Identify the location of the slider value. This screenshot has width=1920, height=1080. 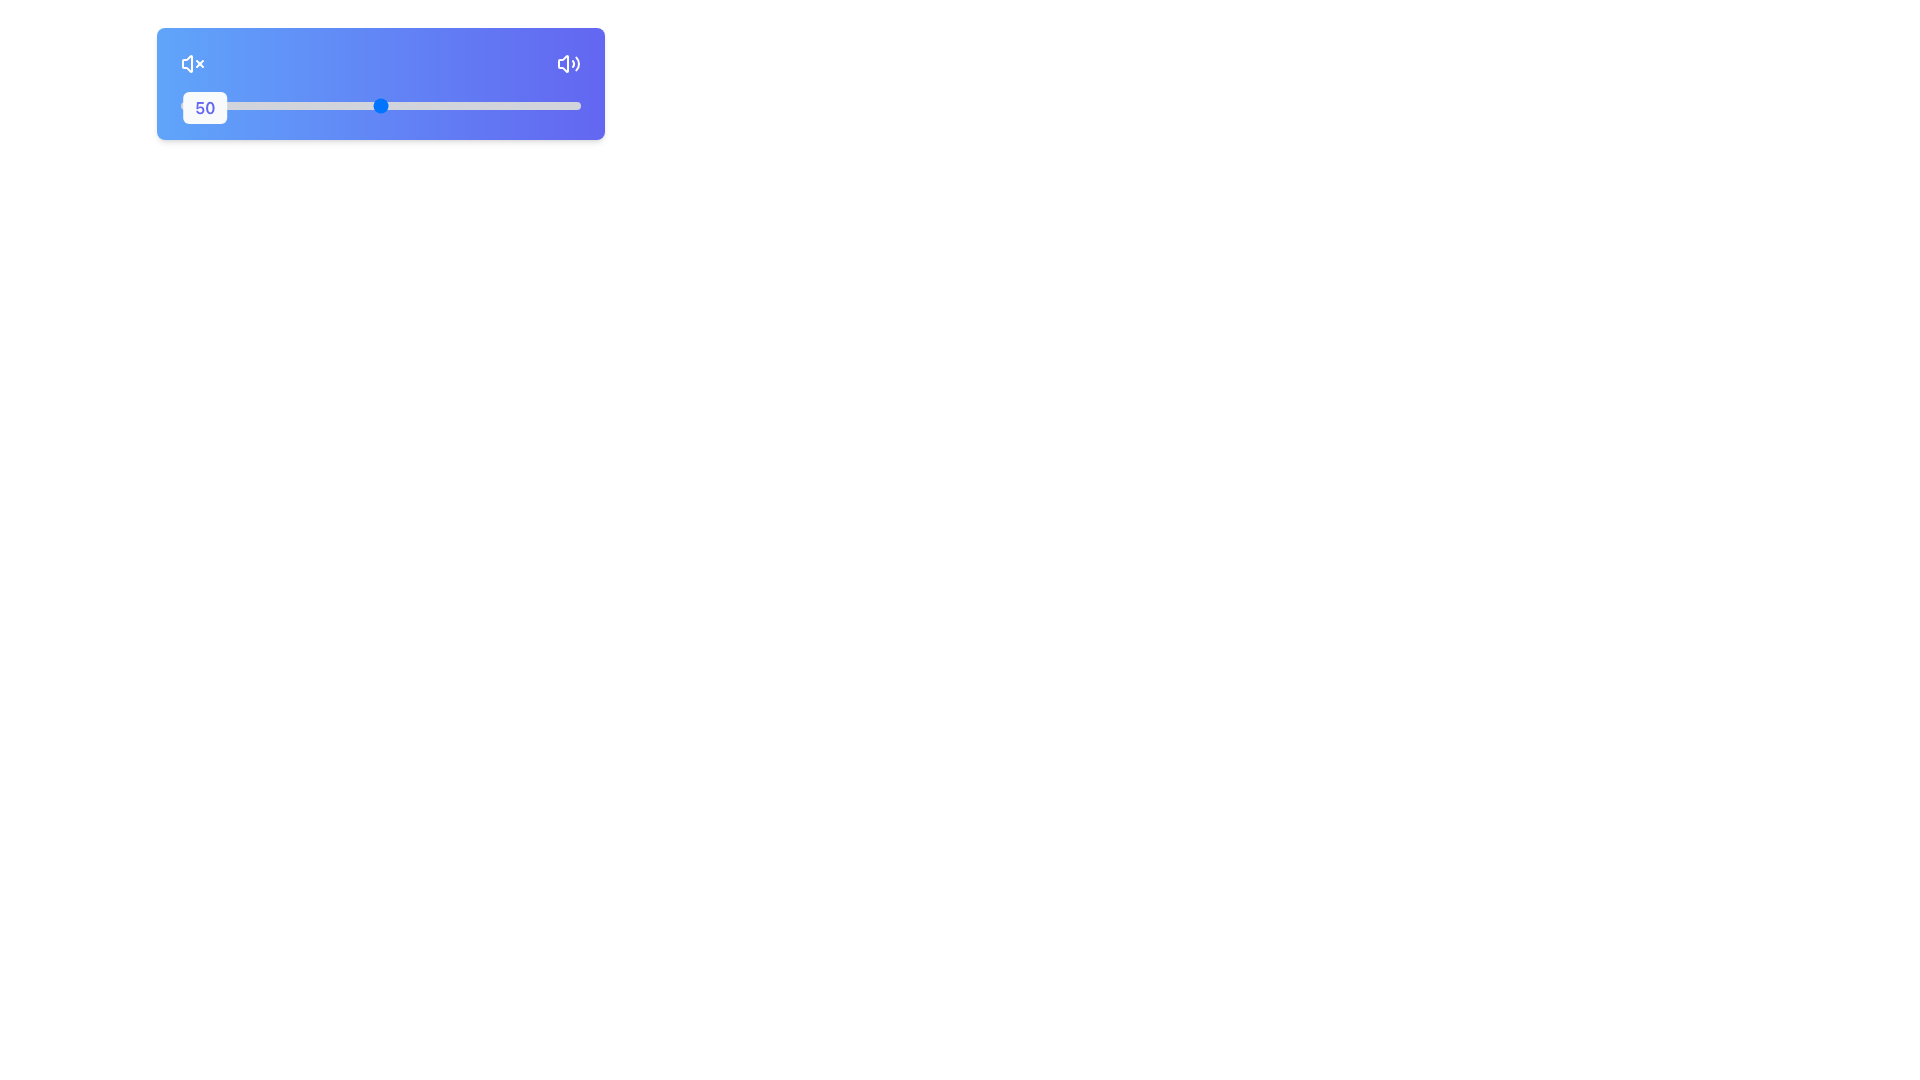
(440, 105).